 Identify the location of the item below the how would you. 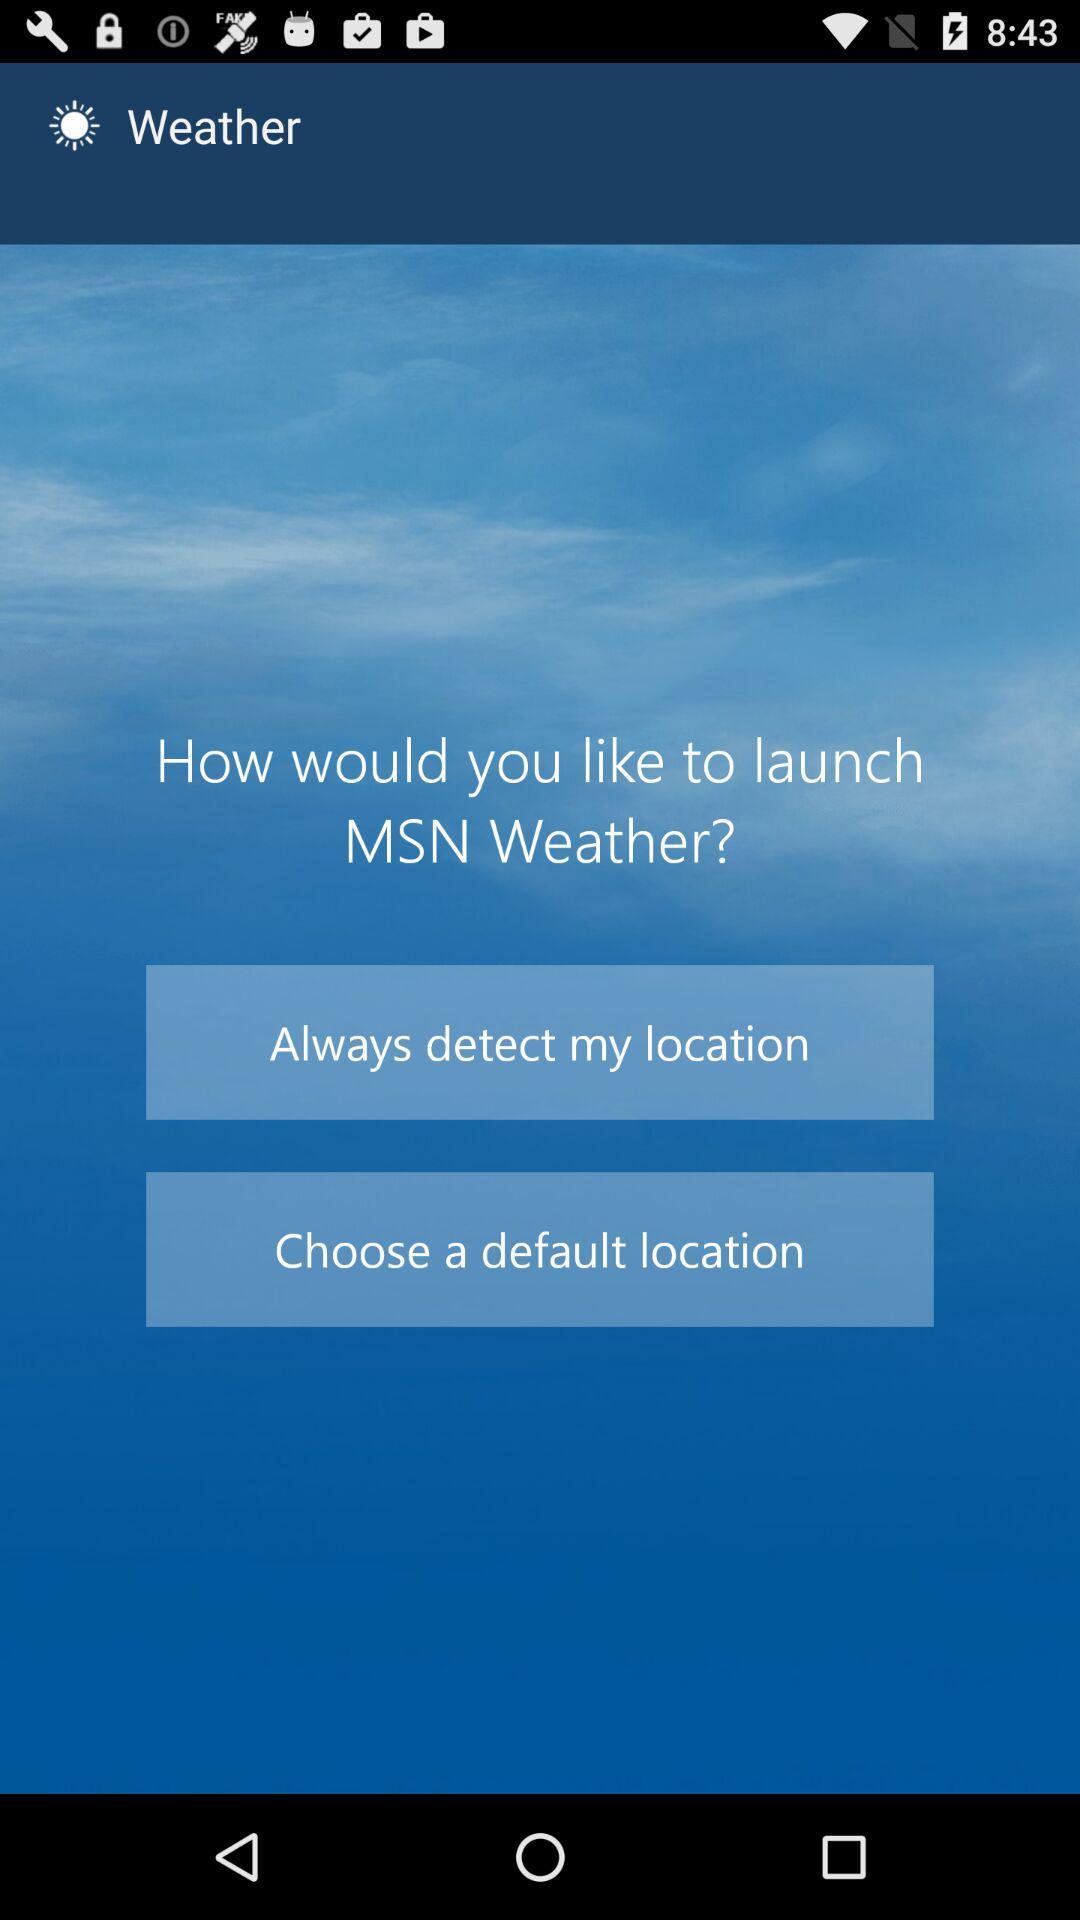
(540, 1041).